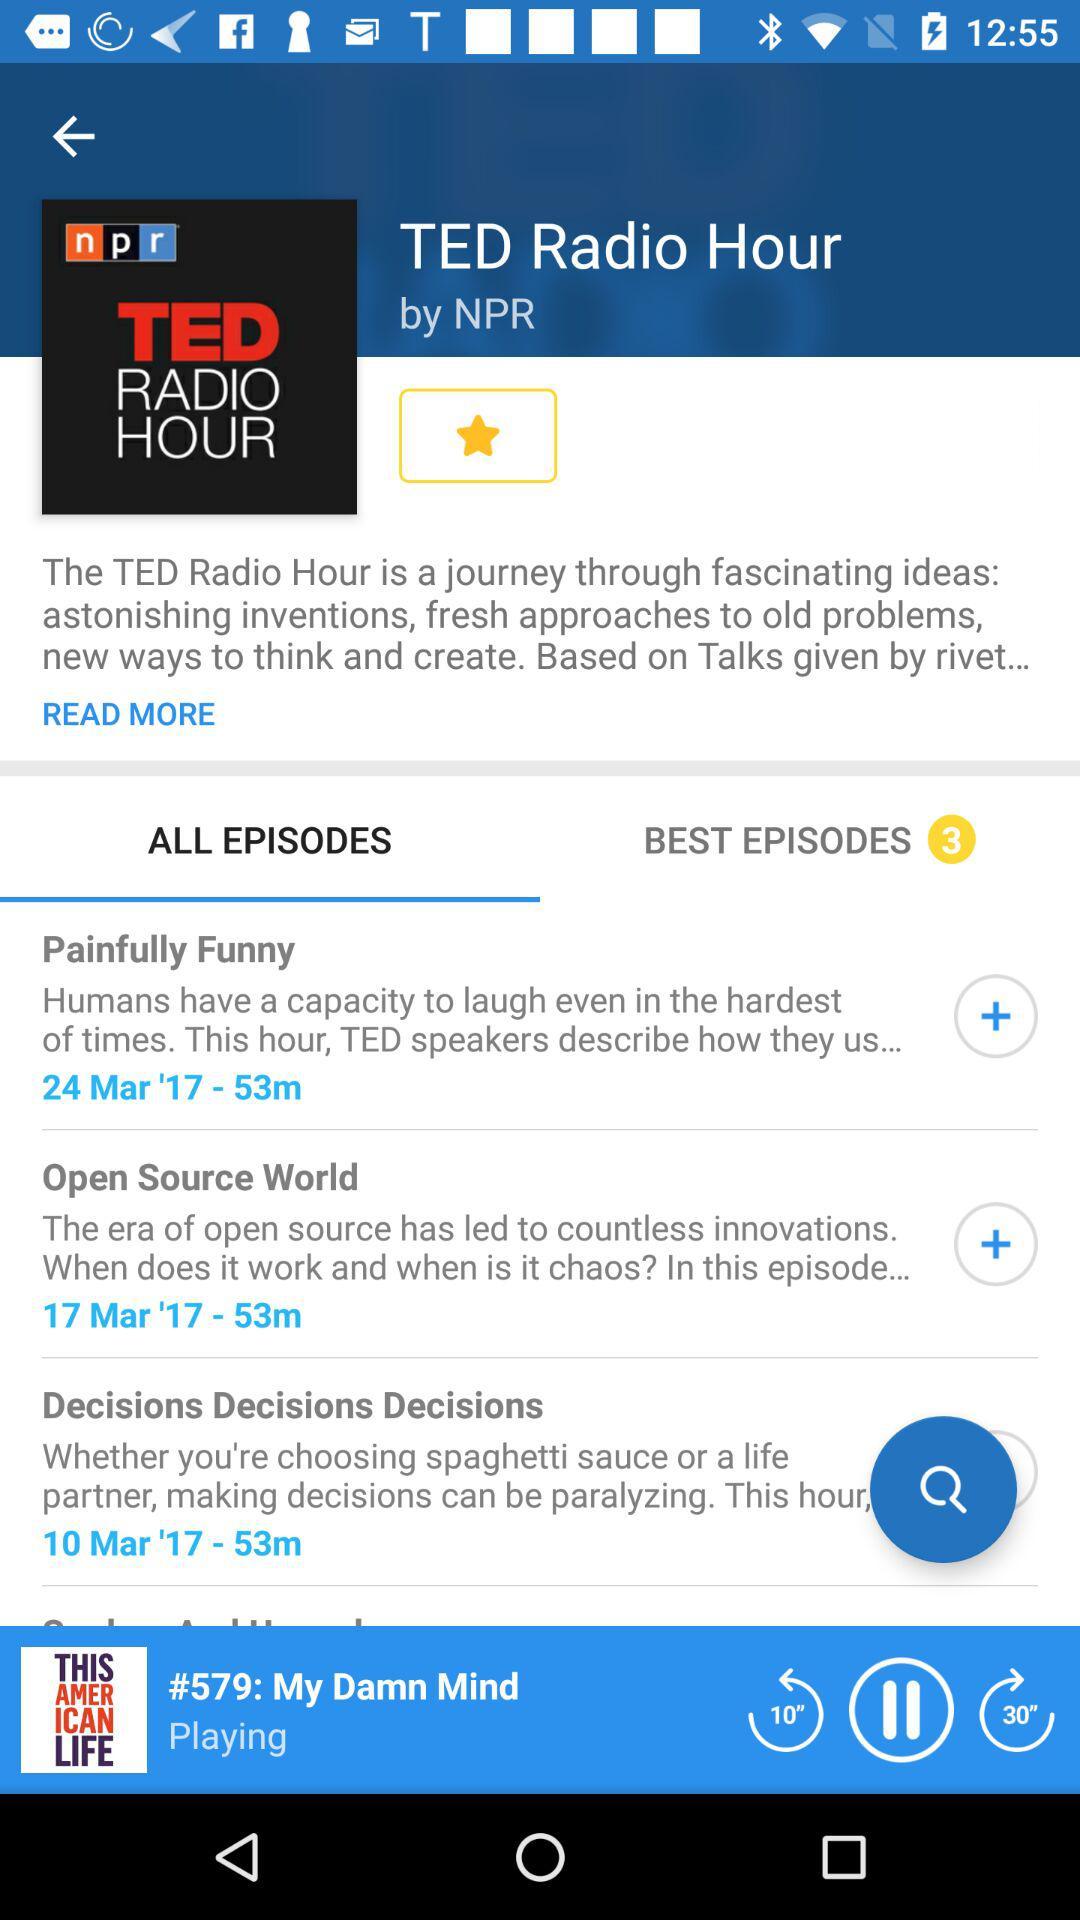 The image size is (1080, 1920). I want to click on to que, so click(995, 1243).